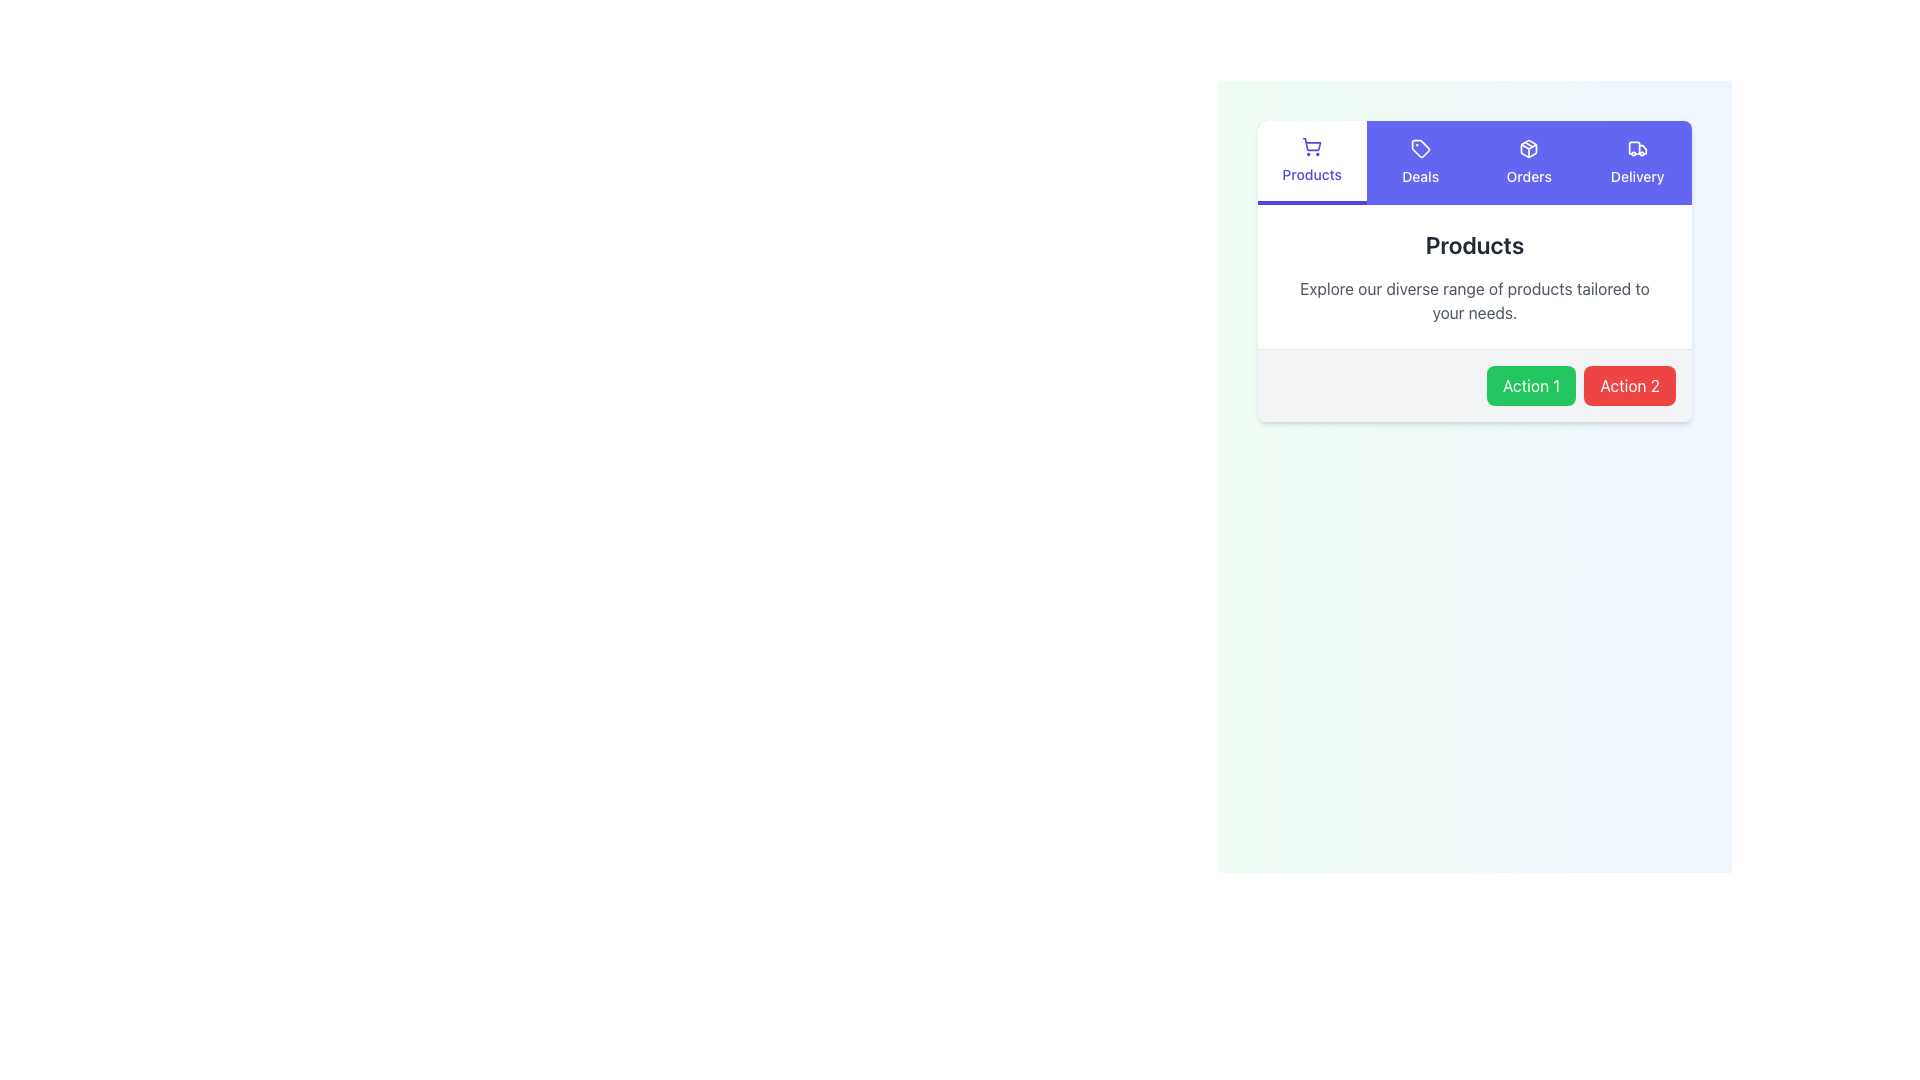 The image size is (1920, 1080). I want to click on the 'Products', 'Deals', 'Orders', or 'Delivery' section of the navigation bar, so click(1474, 161).